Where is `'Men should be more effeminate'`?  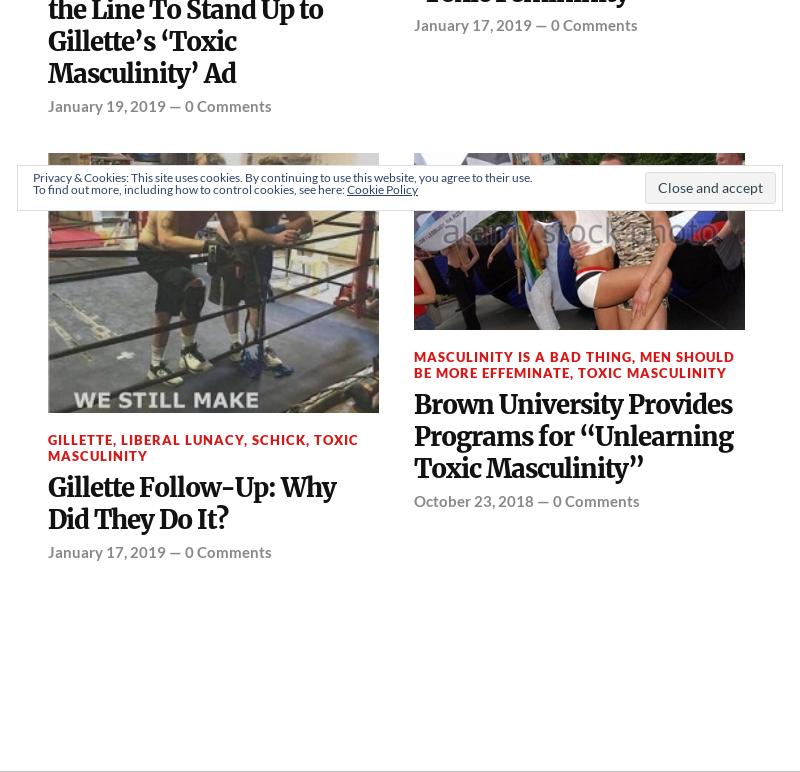 'Men should be more effeminate' is located at coordinates (573, 363).